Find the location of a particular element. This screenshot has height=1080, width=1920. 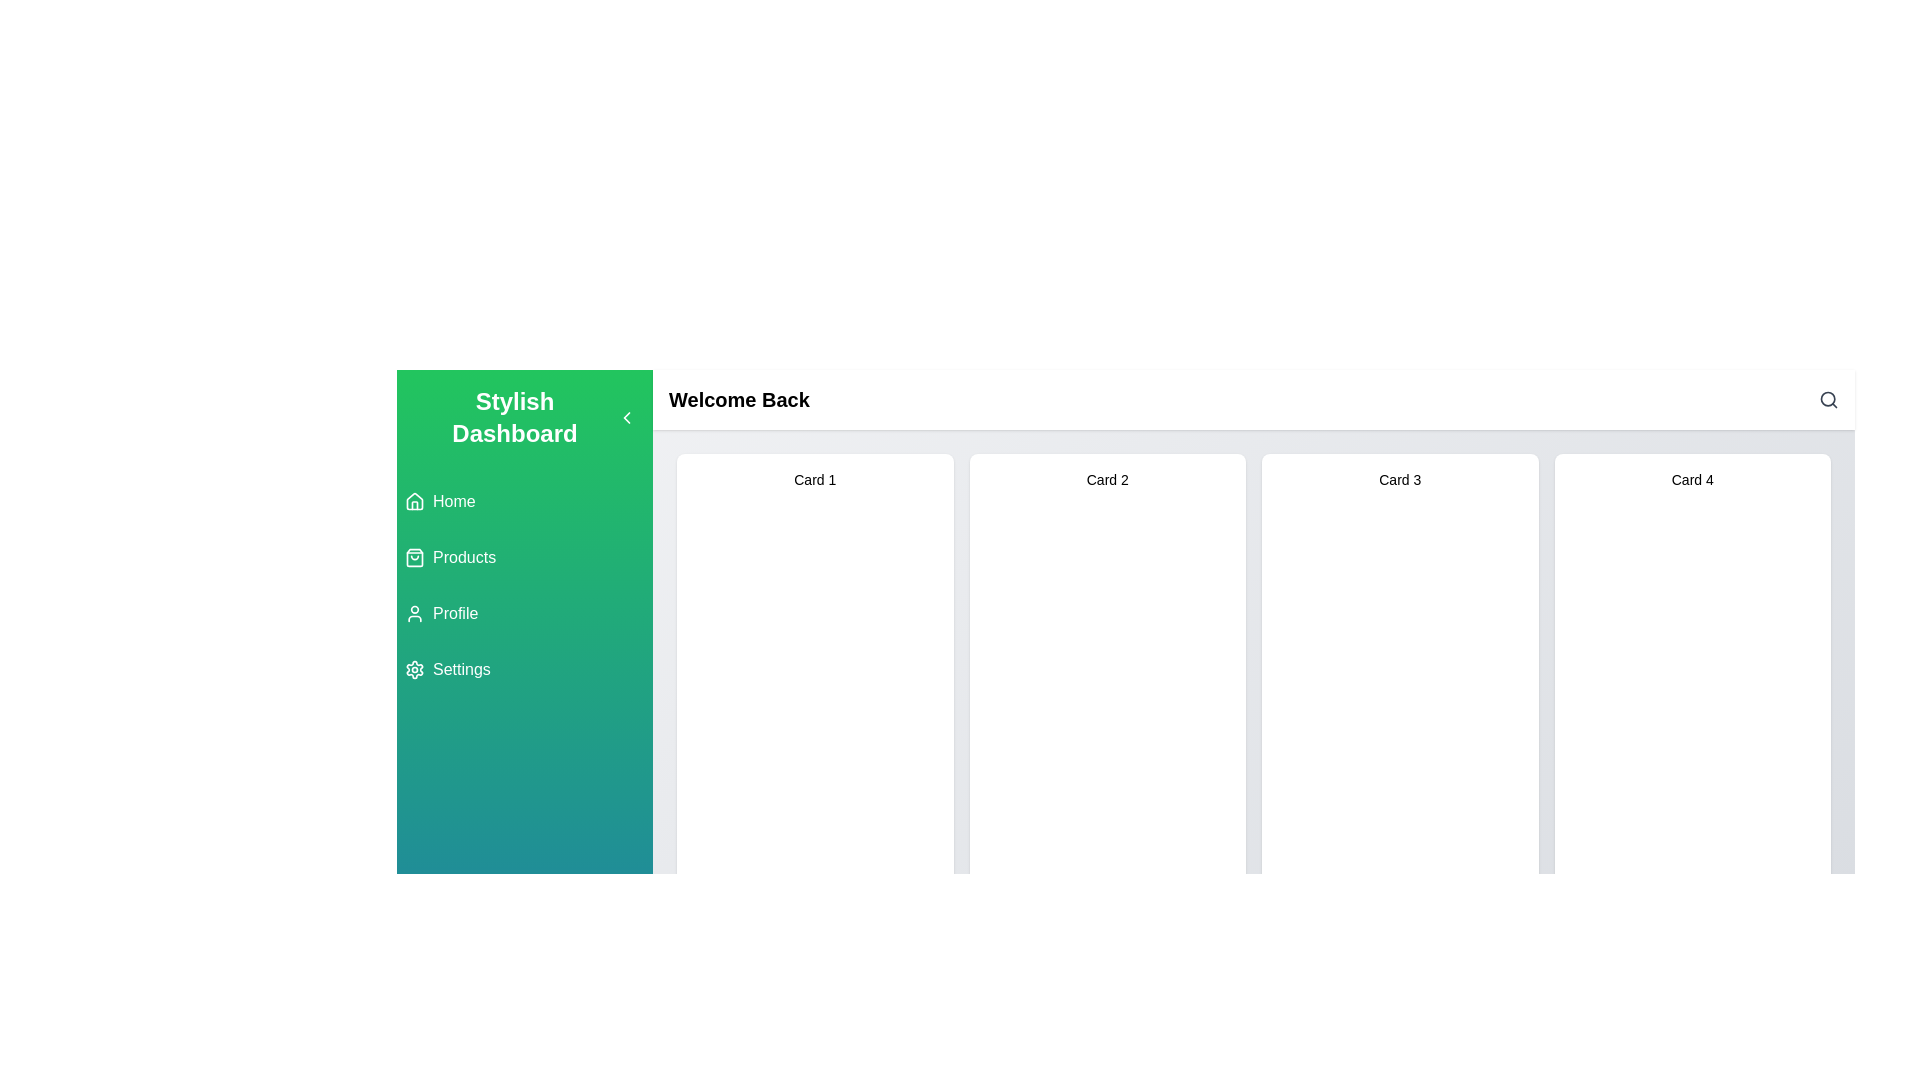

the 'Products' navigation label located in the sidebar, which is the second item below 'Home' and above 'Profile' is located at coordinates (463, 558).